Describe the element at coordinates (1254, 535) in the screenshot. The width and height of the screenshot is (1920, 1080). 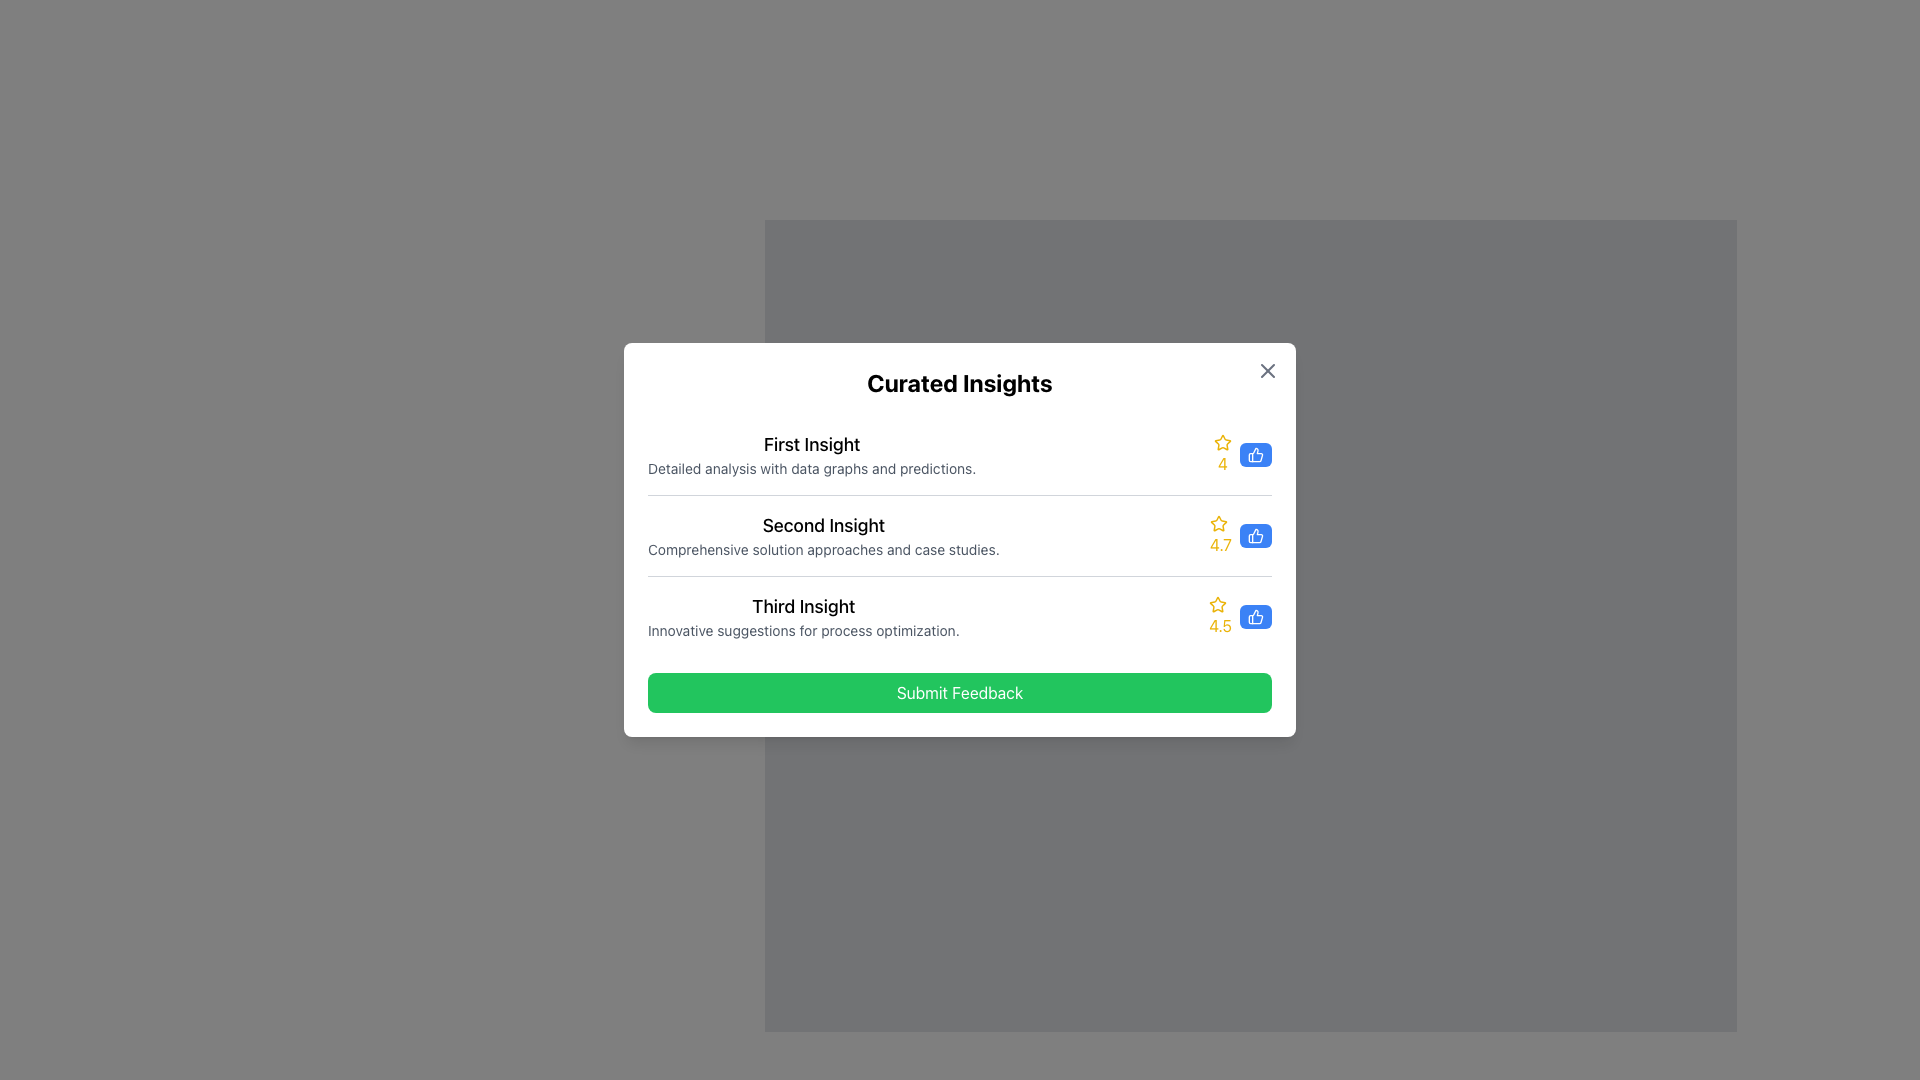
I see `the thumbs-up icon adjacent to the numeric value '4.7' in the second list item of the modal window to interact with it` at that location.